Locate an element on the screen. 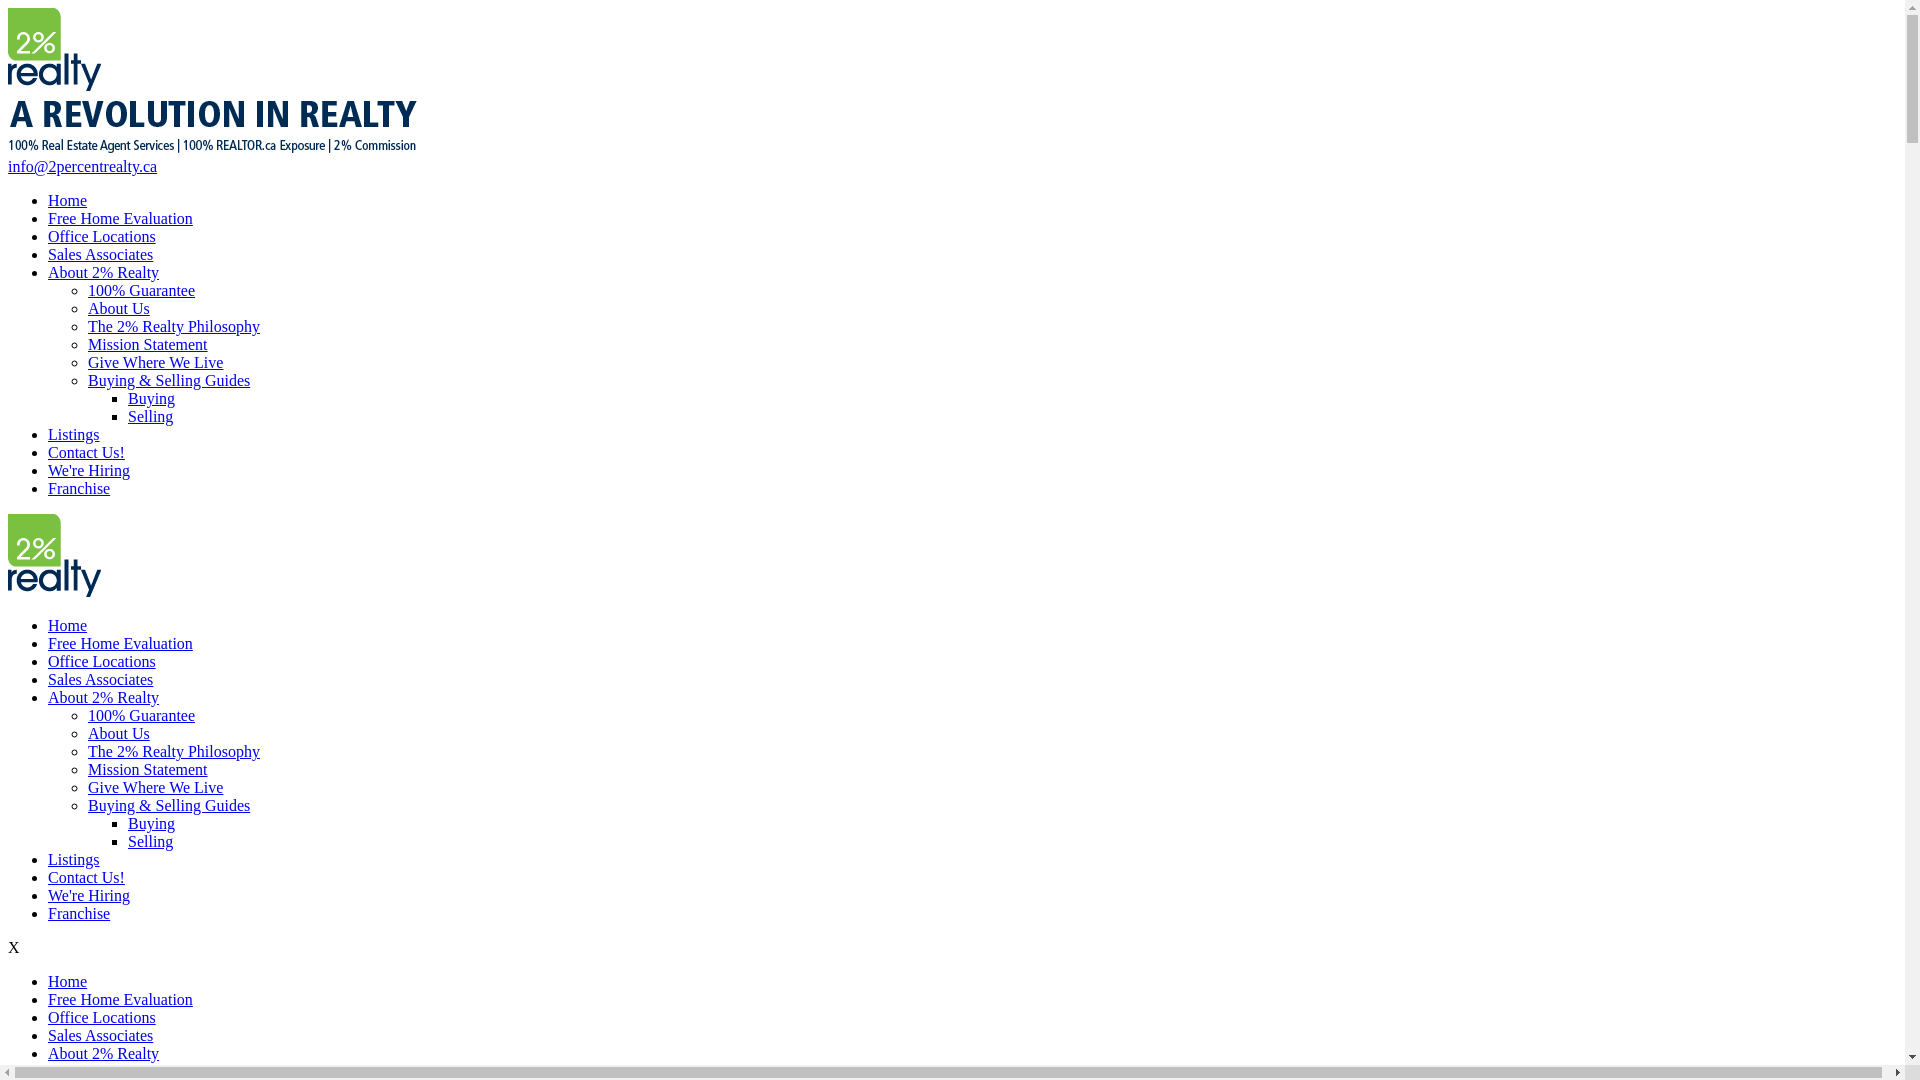 This screenshot has height=1080, width=1920. 'About Us' is located at coordinates (118, 733).